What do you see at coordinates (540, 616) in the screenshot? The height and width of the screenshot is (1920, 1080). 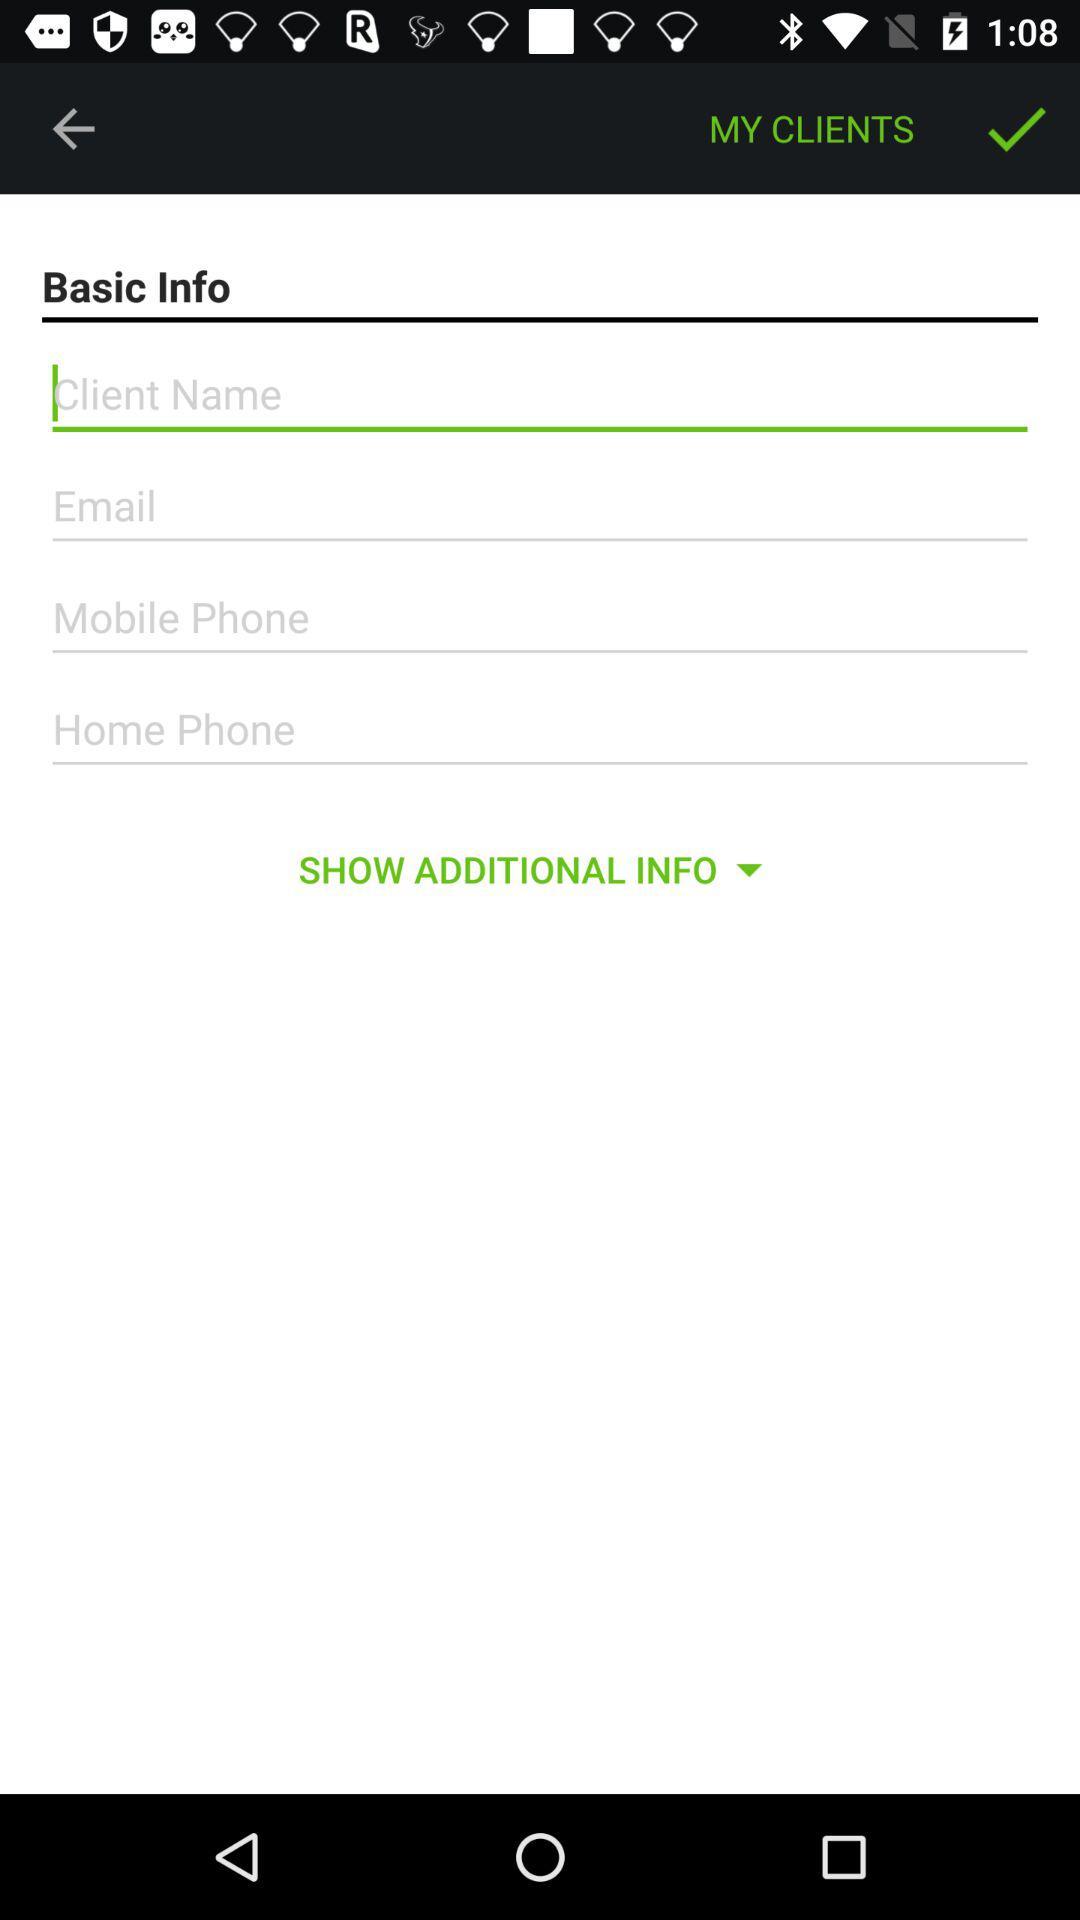 I see `mobile phone entry` at bounding box center [540, 616].